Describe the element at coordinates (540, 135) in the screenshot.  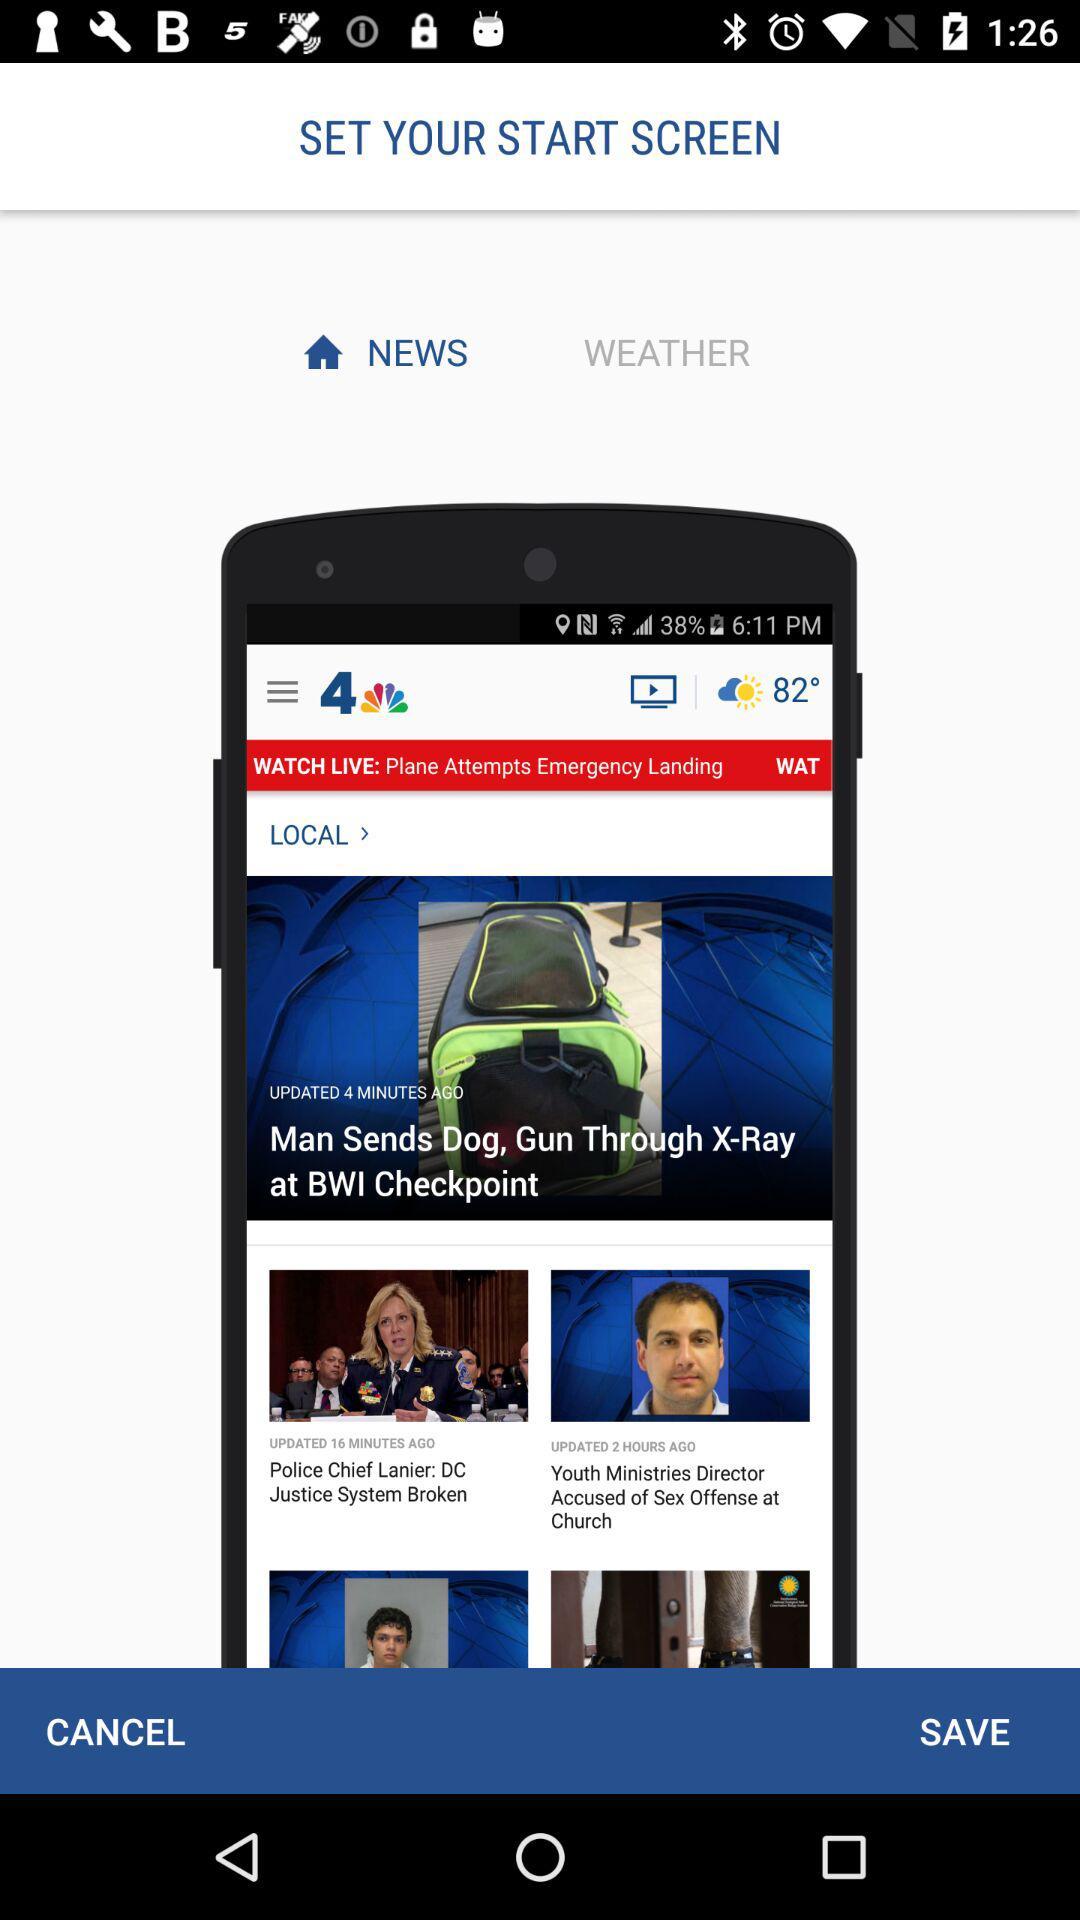
I see `icon above news` at that location.